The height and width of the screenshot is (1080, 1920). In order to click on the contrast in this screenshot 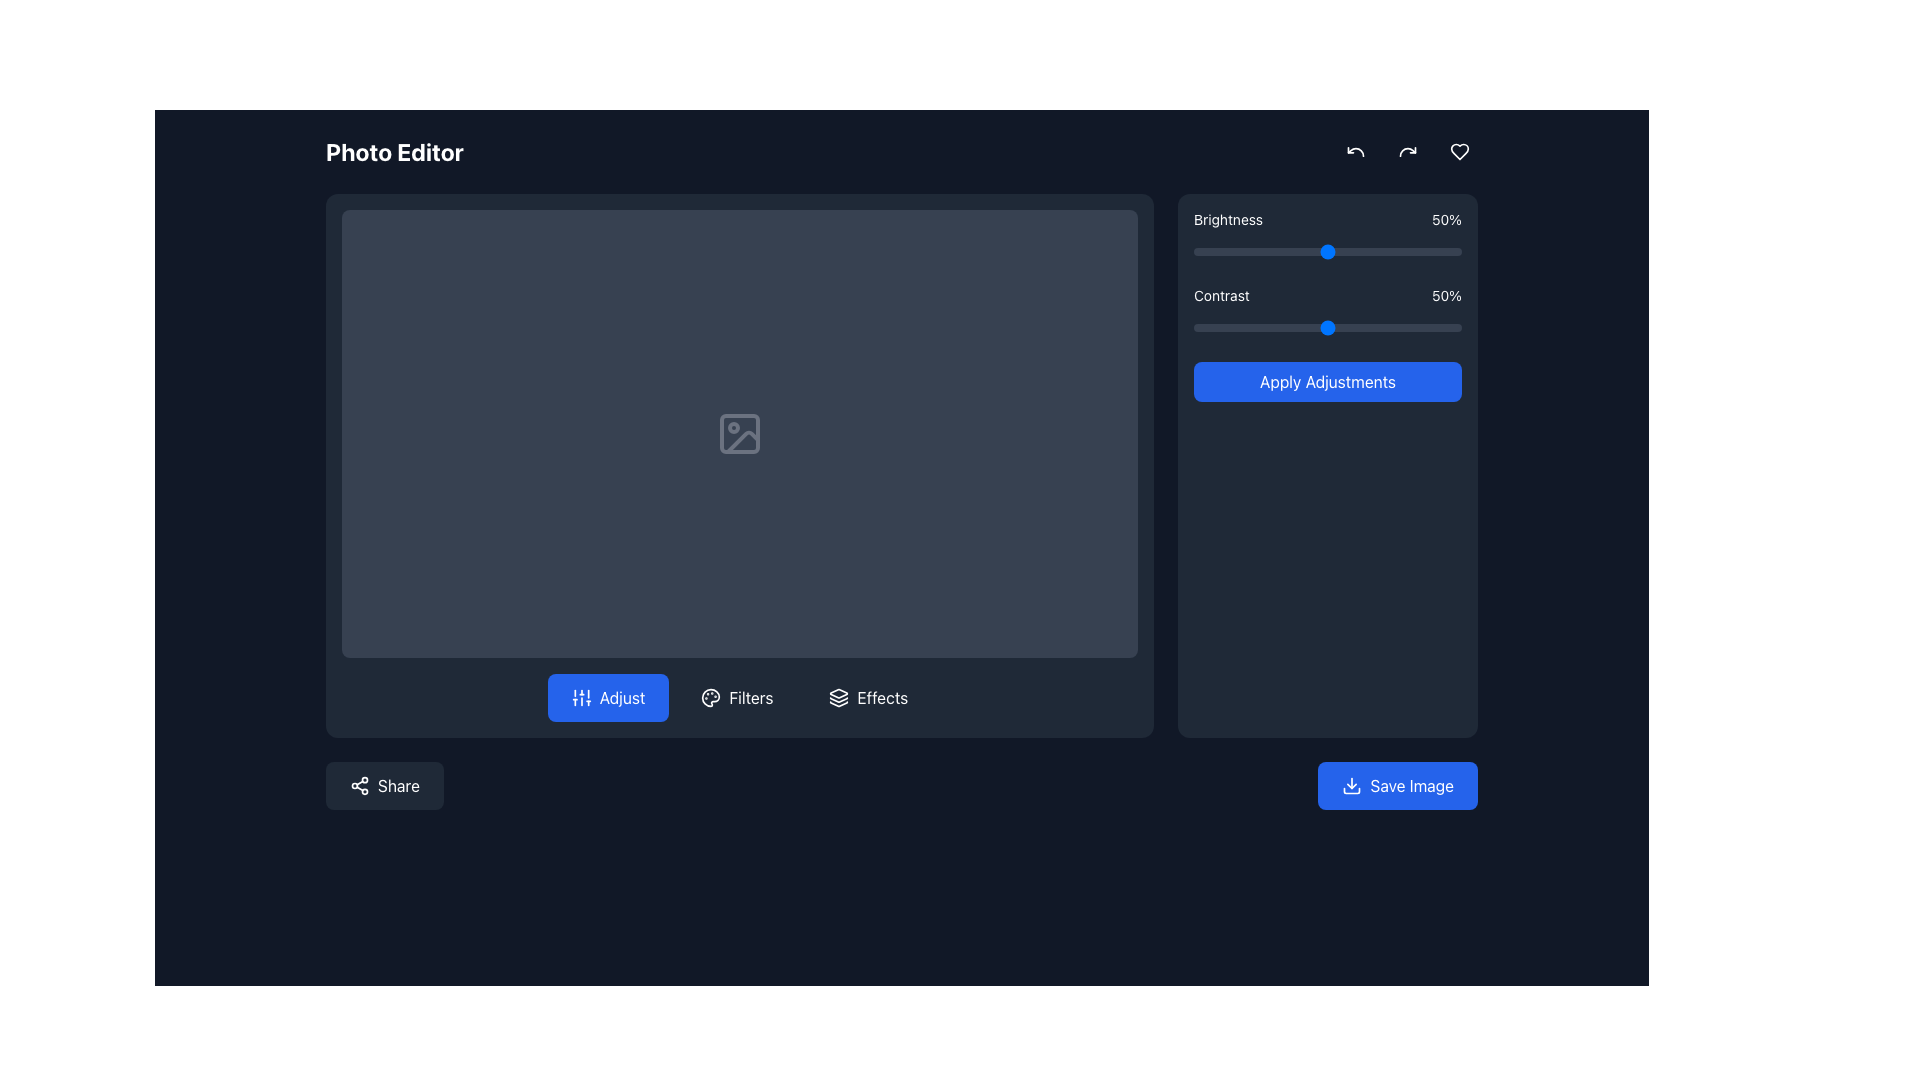, I will do `click(1293, 326)`.